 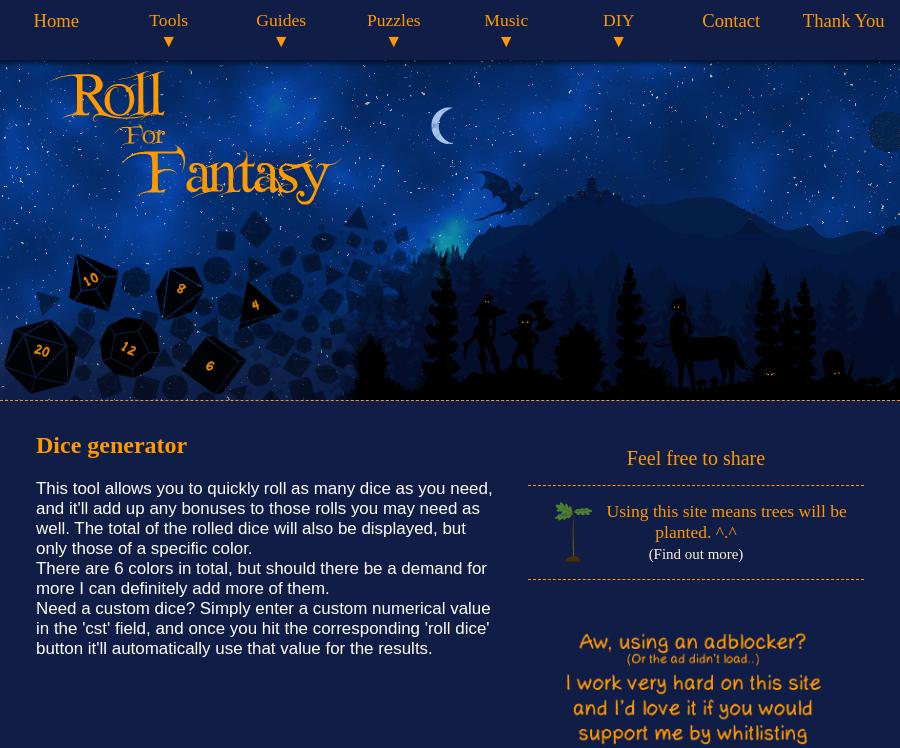 I want to click on 'Guides', so click(x=279, y=19).